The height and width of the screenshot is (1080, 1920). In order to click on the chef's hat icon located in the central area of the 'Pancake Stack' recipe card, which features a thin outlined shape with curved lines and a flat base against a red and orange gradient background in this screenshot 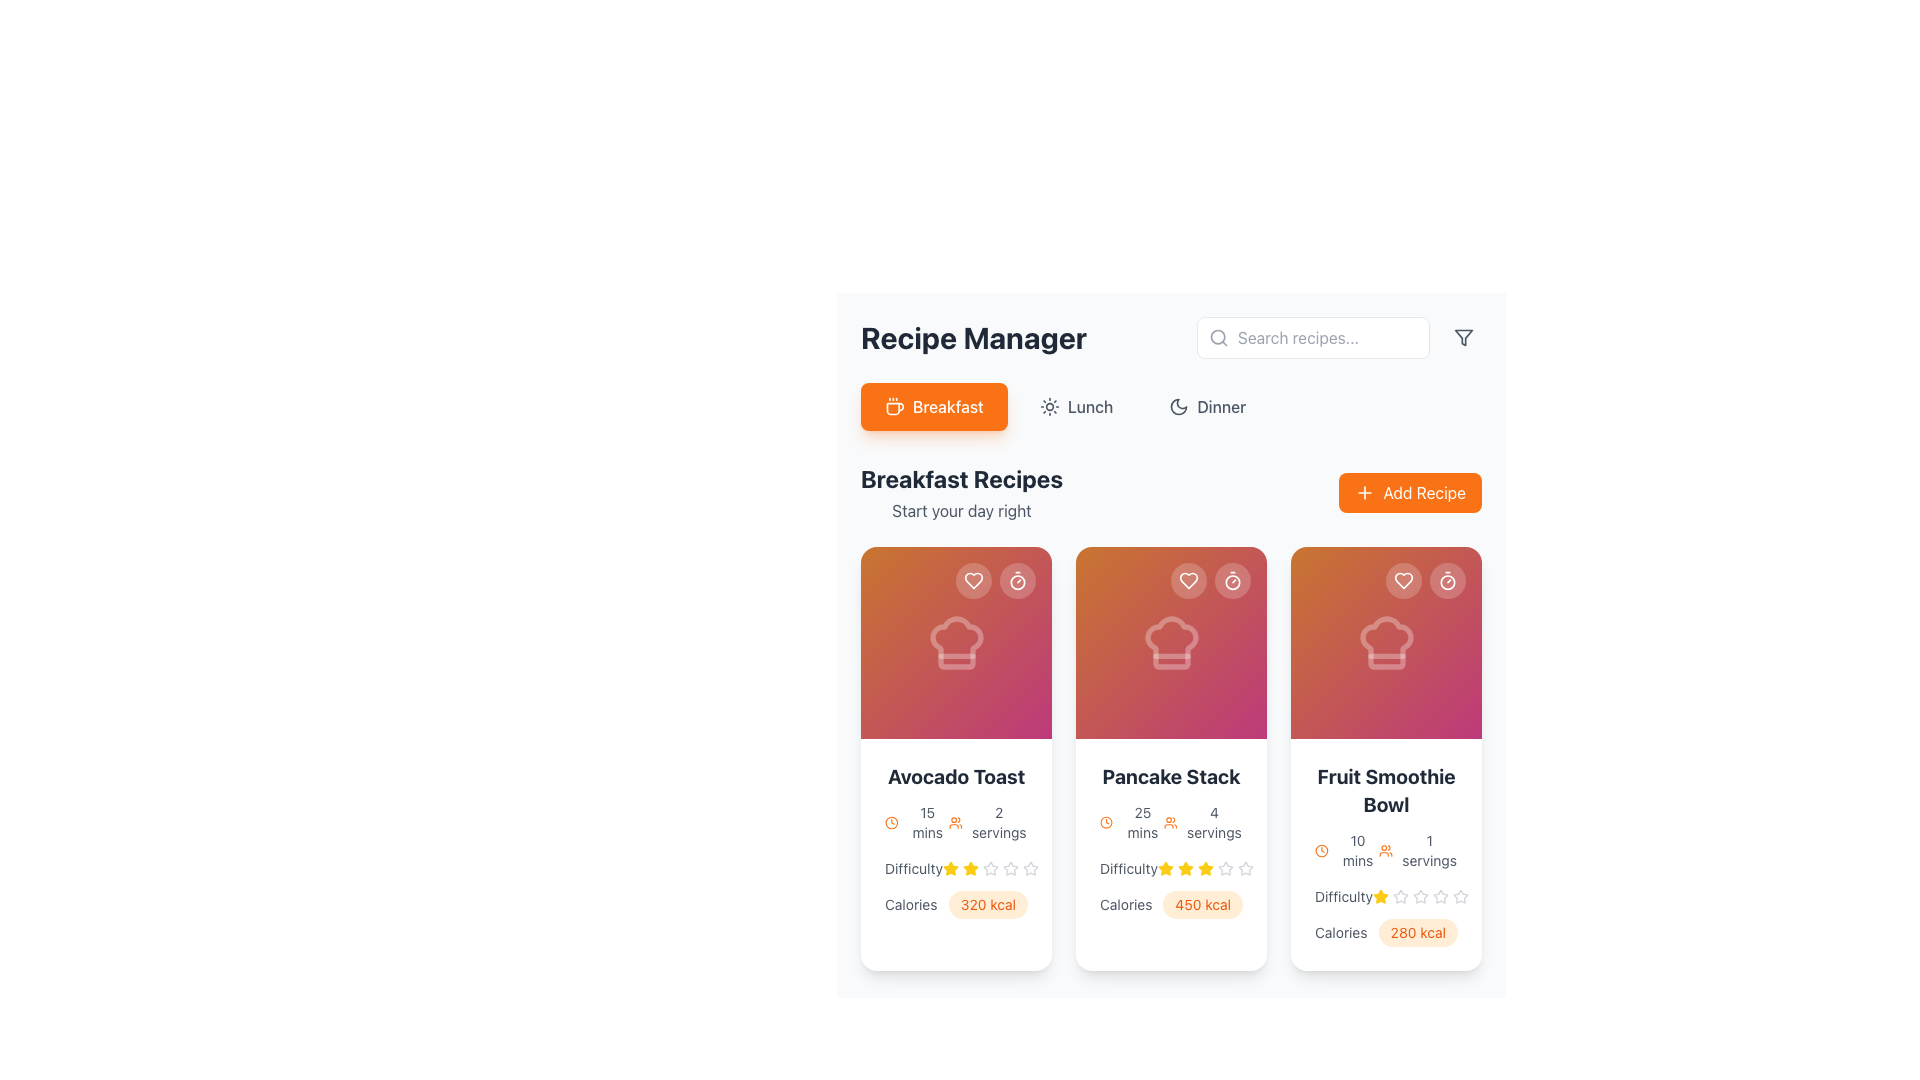, I will do `click(1171, 643)`.